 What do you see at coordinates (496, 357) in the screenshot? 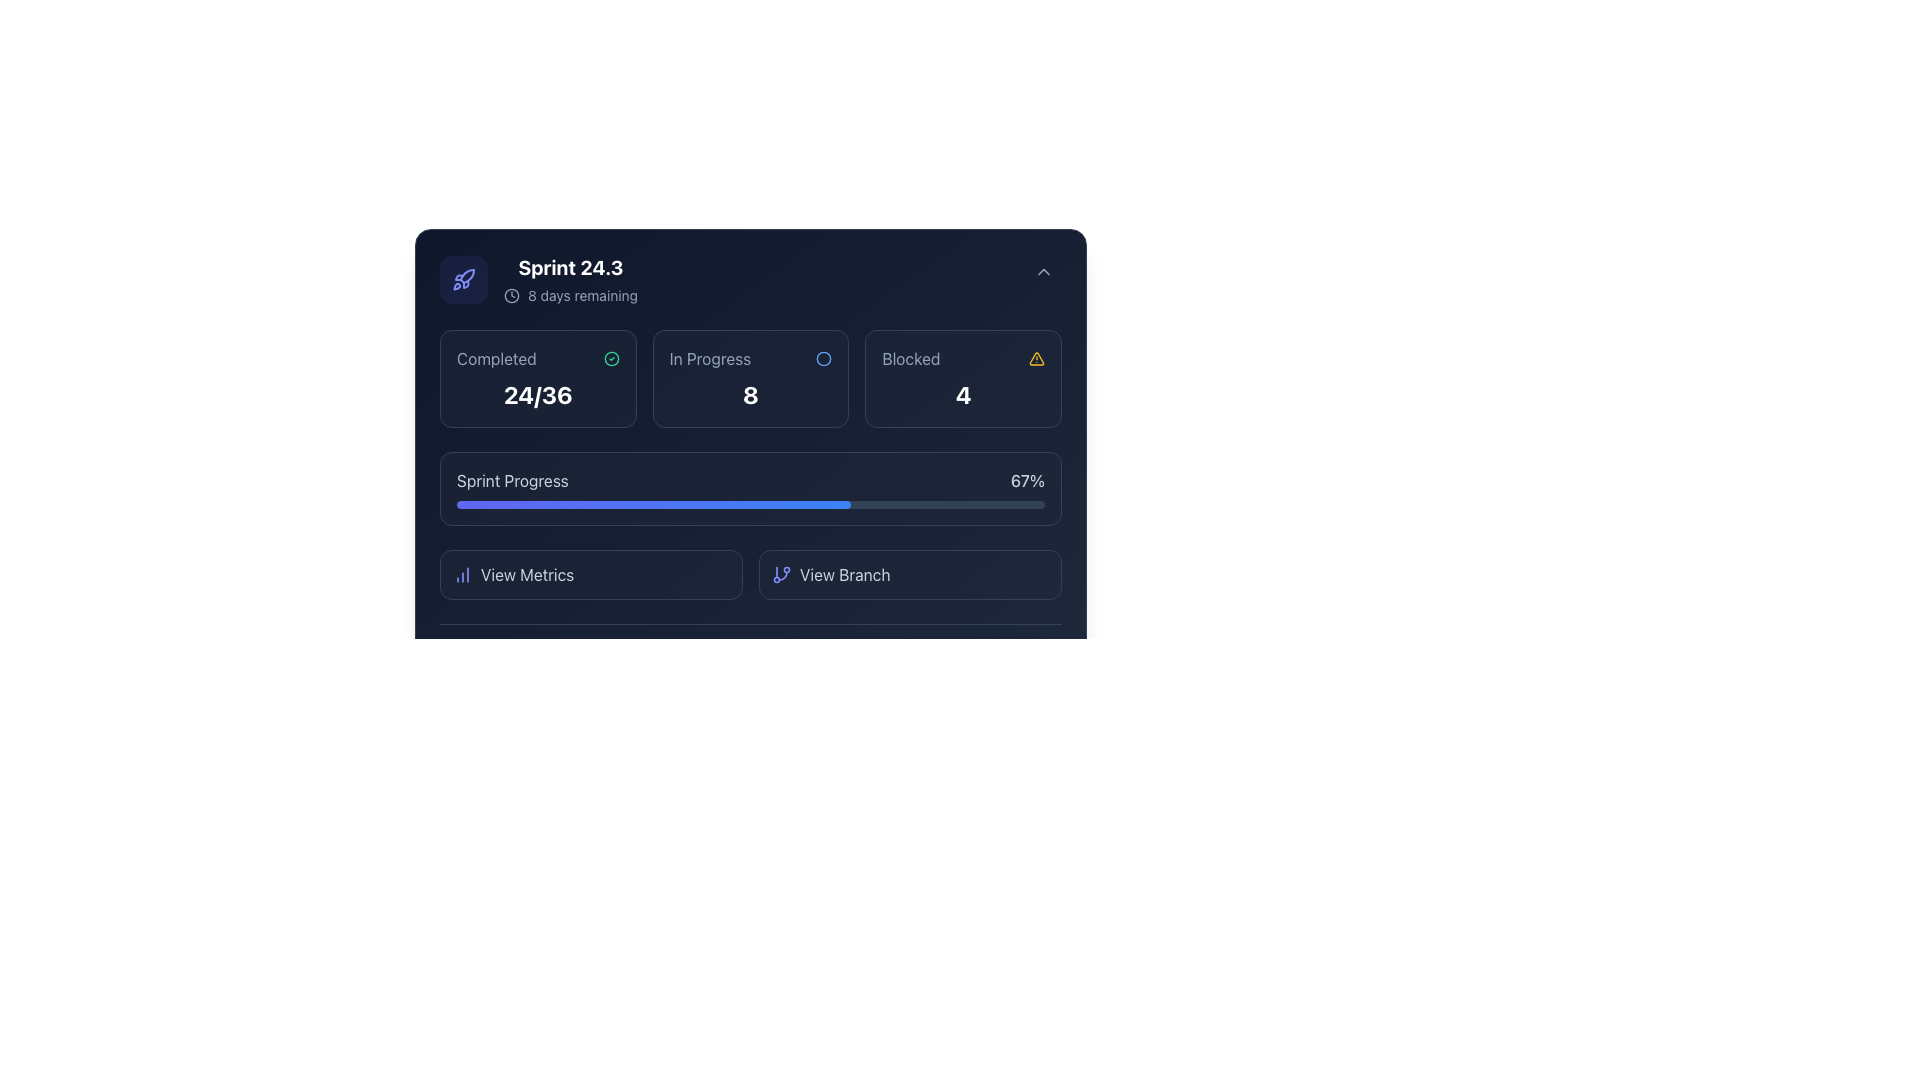
I see `the text label displaying 'Completed' in a gray tone, located at the top-left corner of a dark-themed card layout in the dashboard` at bounding box center [496, 357].